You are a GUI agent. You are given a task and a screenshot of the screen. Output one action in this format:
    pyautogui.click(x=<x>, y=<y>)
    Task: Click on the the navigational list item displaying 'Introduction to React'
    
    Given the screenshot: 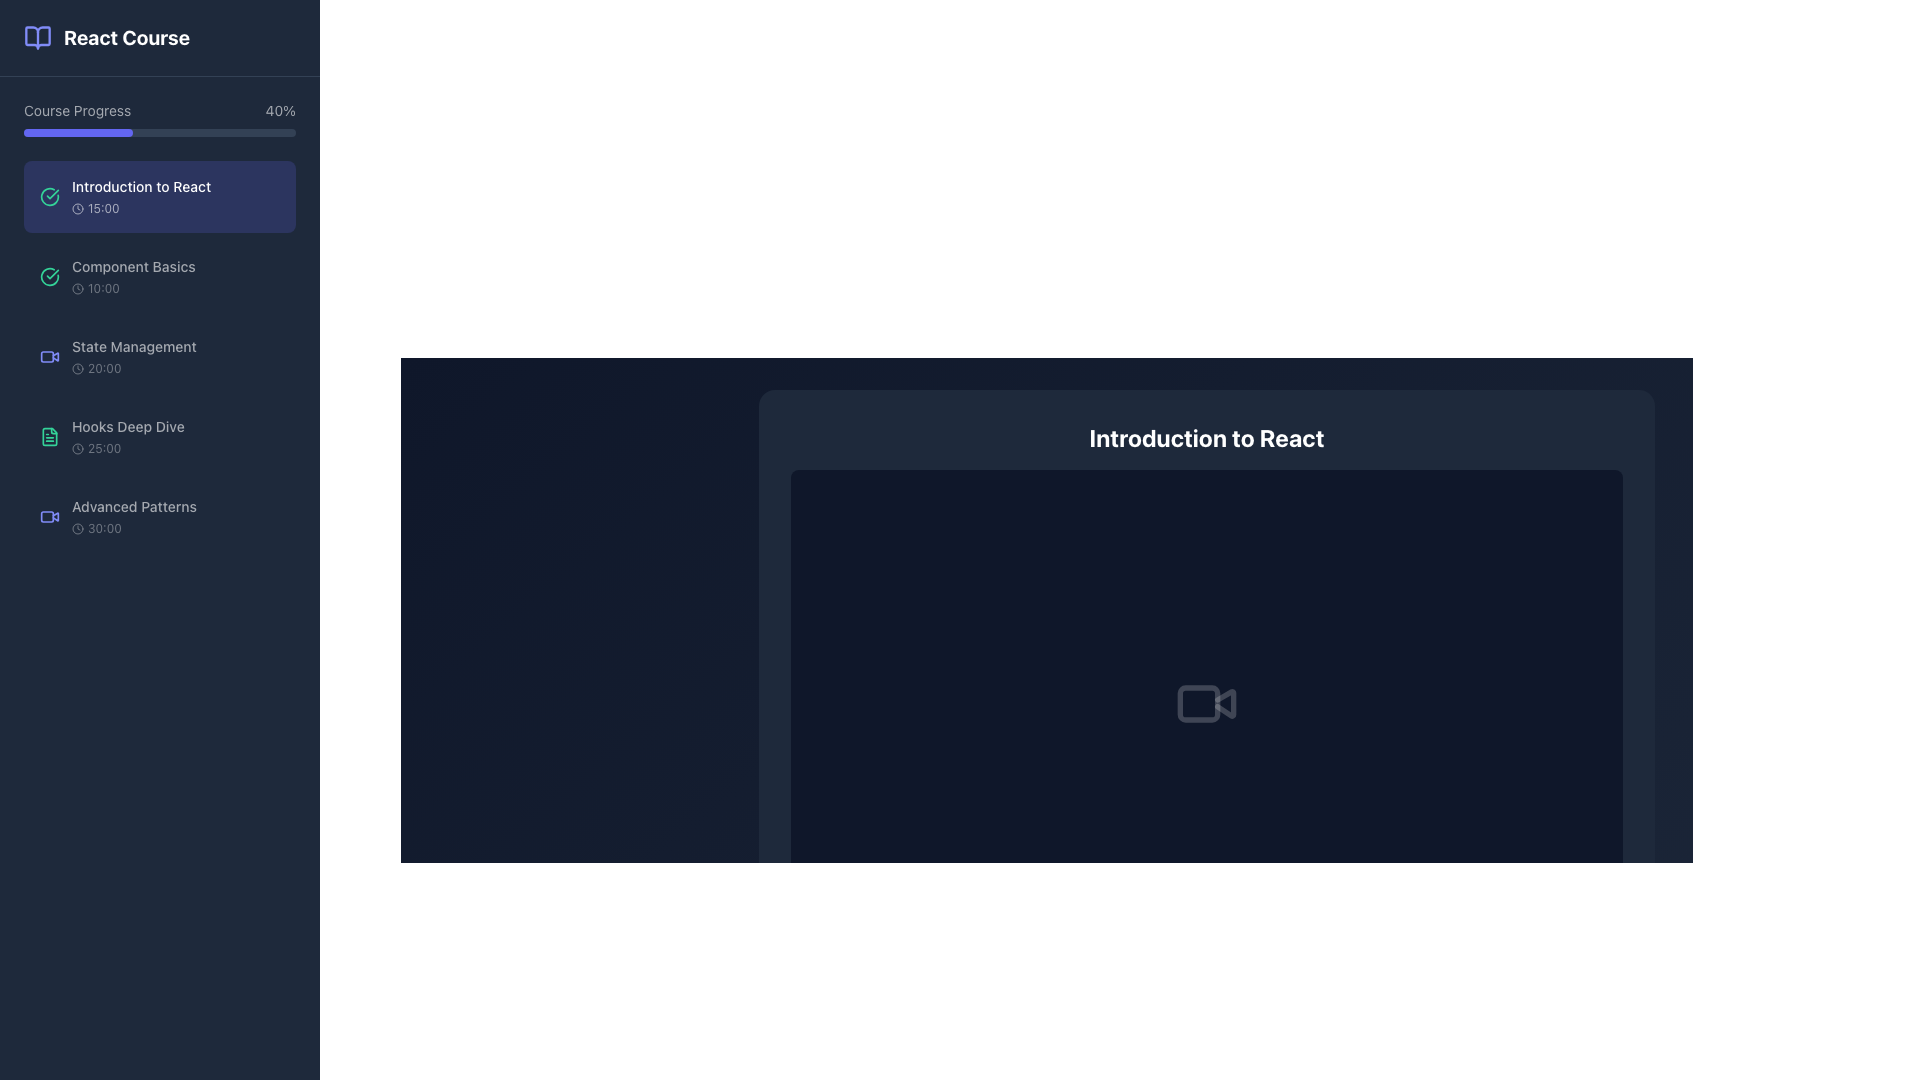 What is the action you would take?
    pyautogui.click(x=176, y=196)
    